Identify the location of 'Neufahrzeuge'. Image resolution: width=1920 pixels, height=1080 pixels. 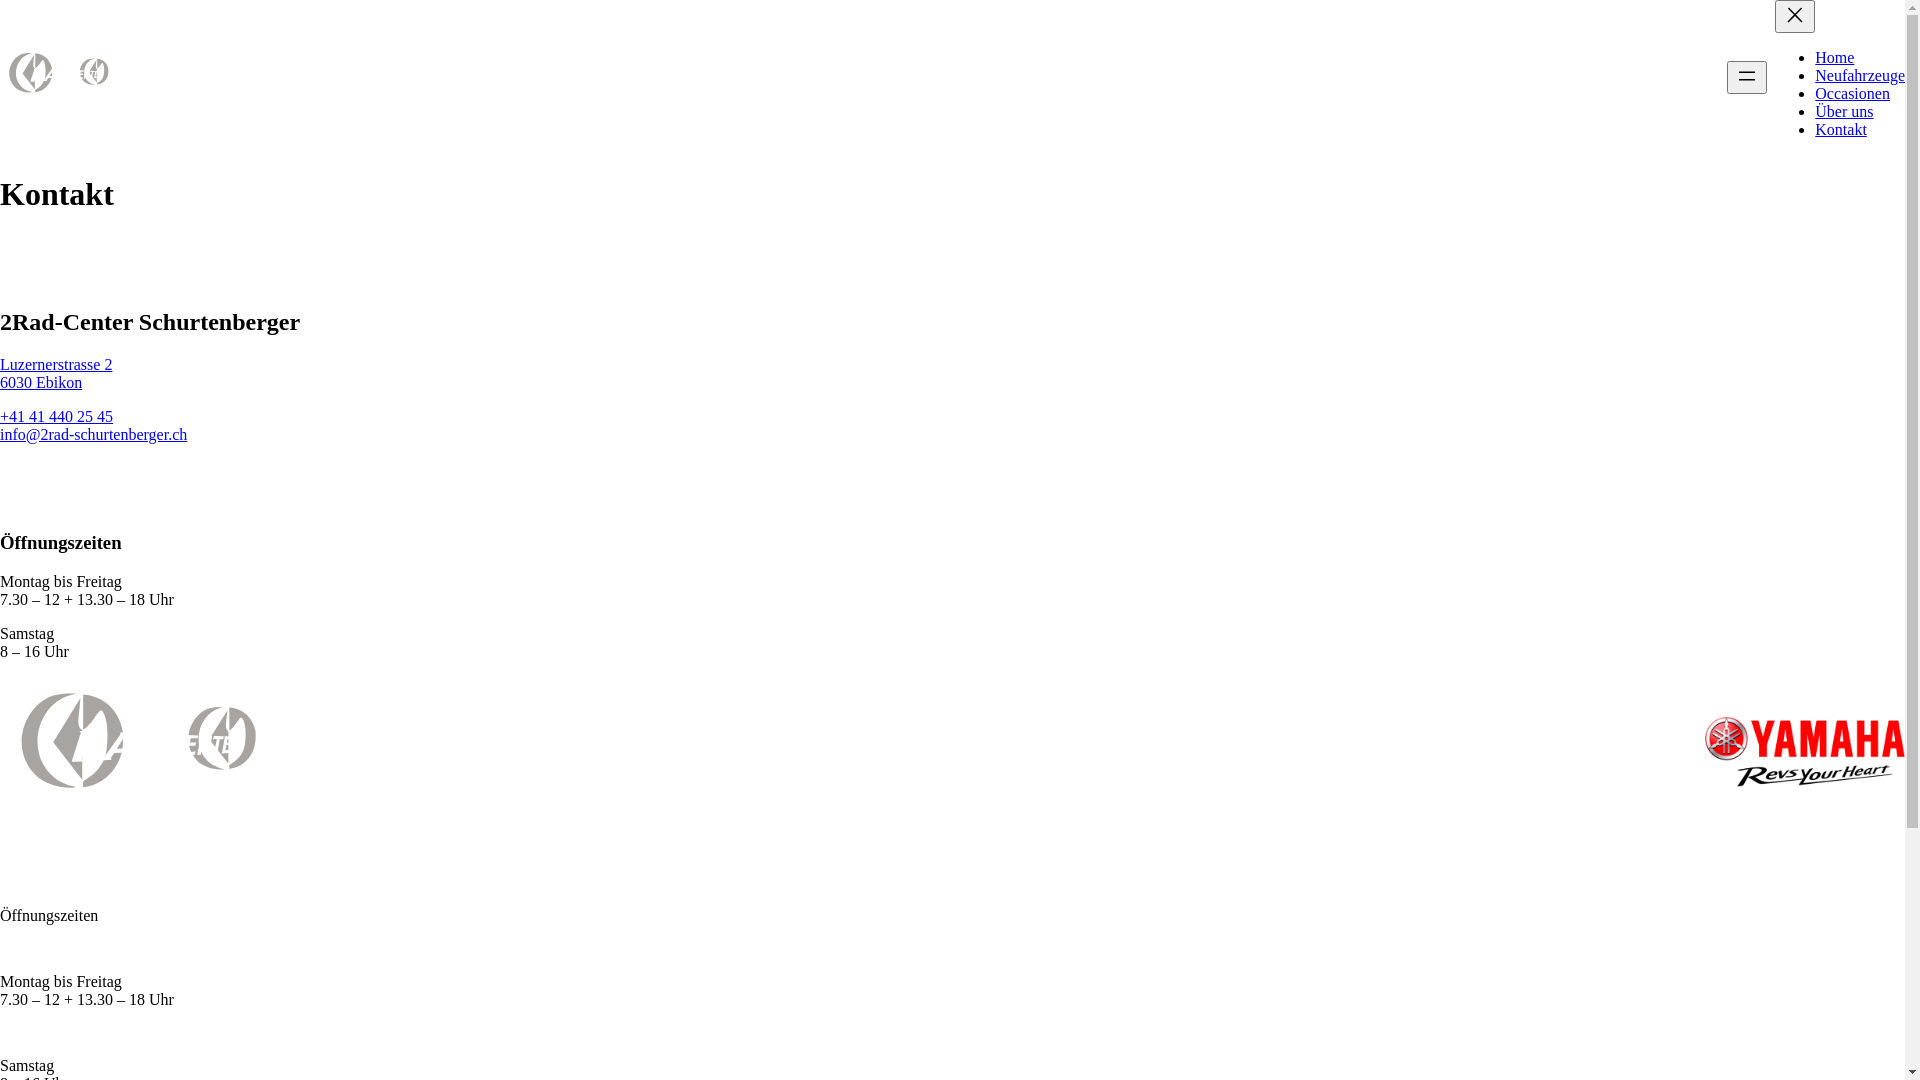
(1859, 74).